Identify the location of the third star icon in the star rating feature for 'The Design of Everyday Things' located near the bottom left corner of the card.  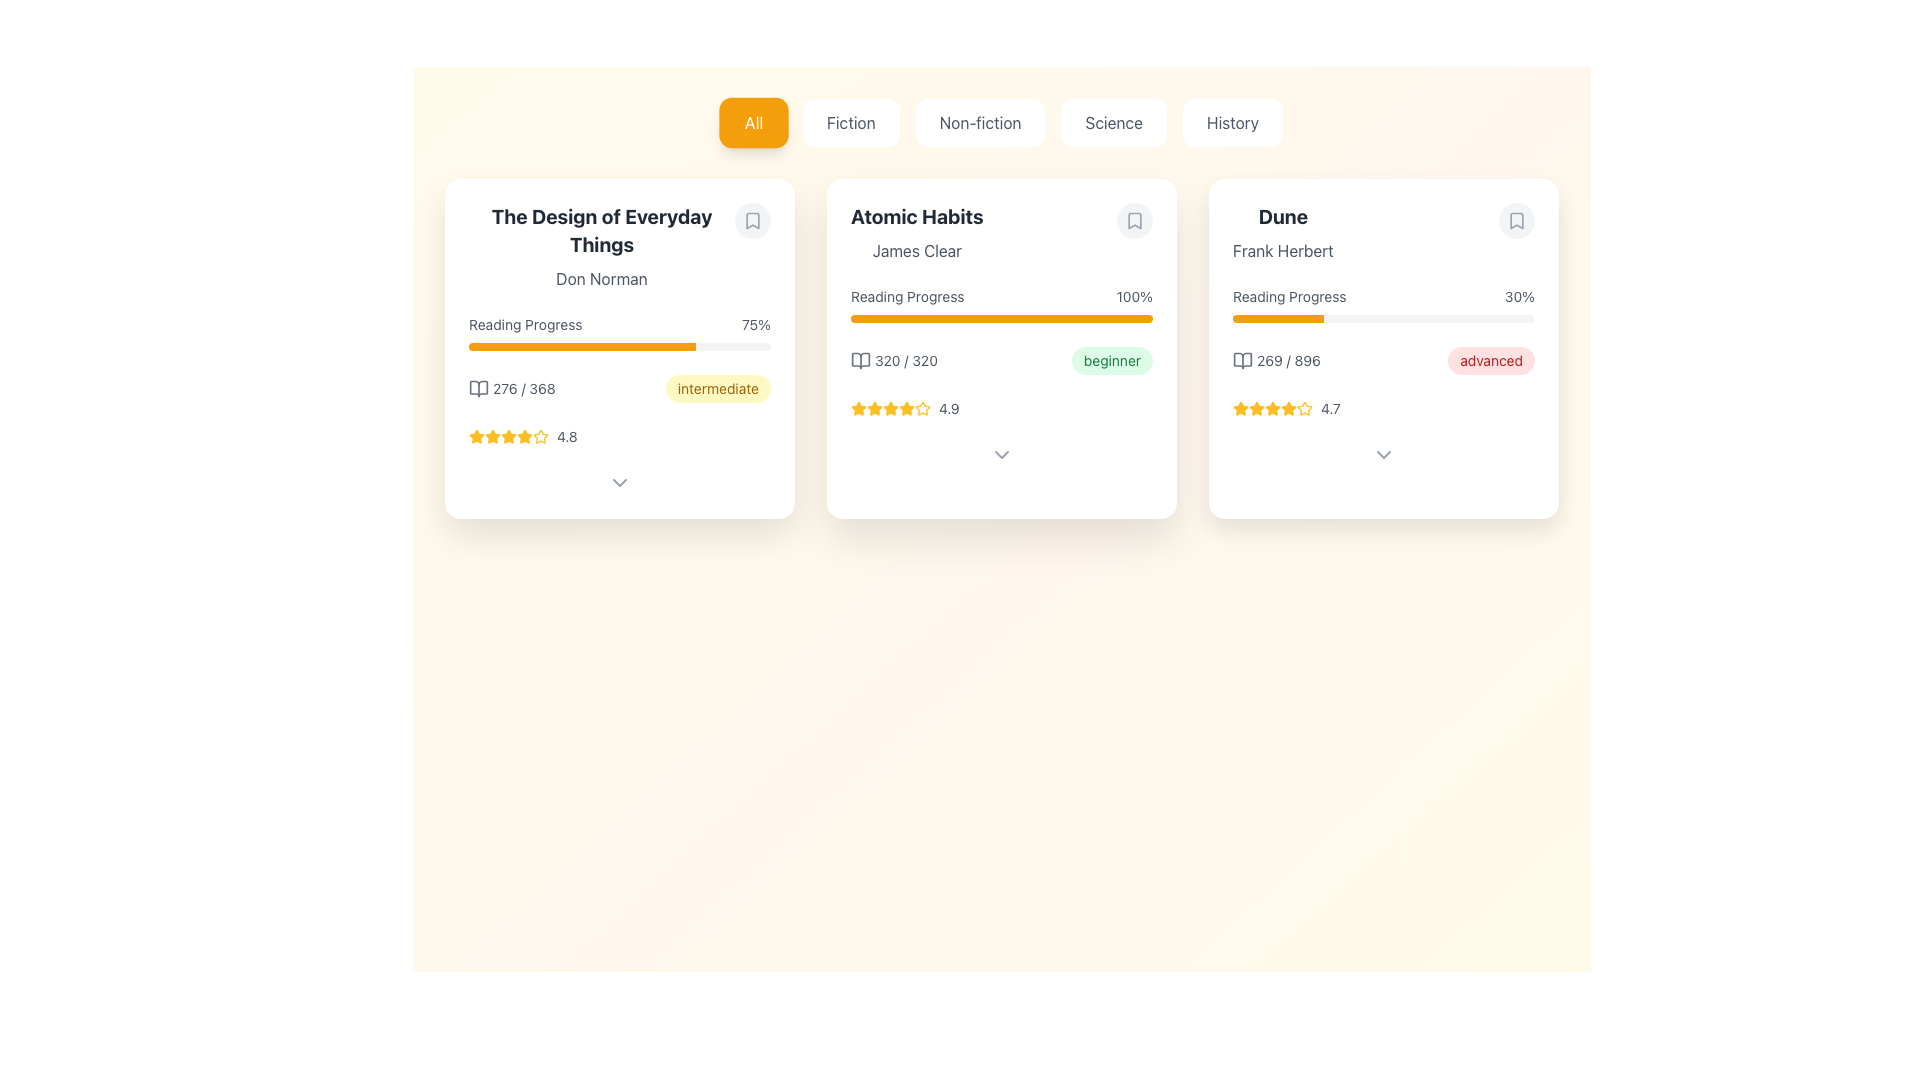
(493, 435).